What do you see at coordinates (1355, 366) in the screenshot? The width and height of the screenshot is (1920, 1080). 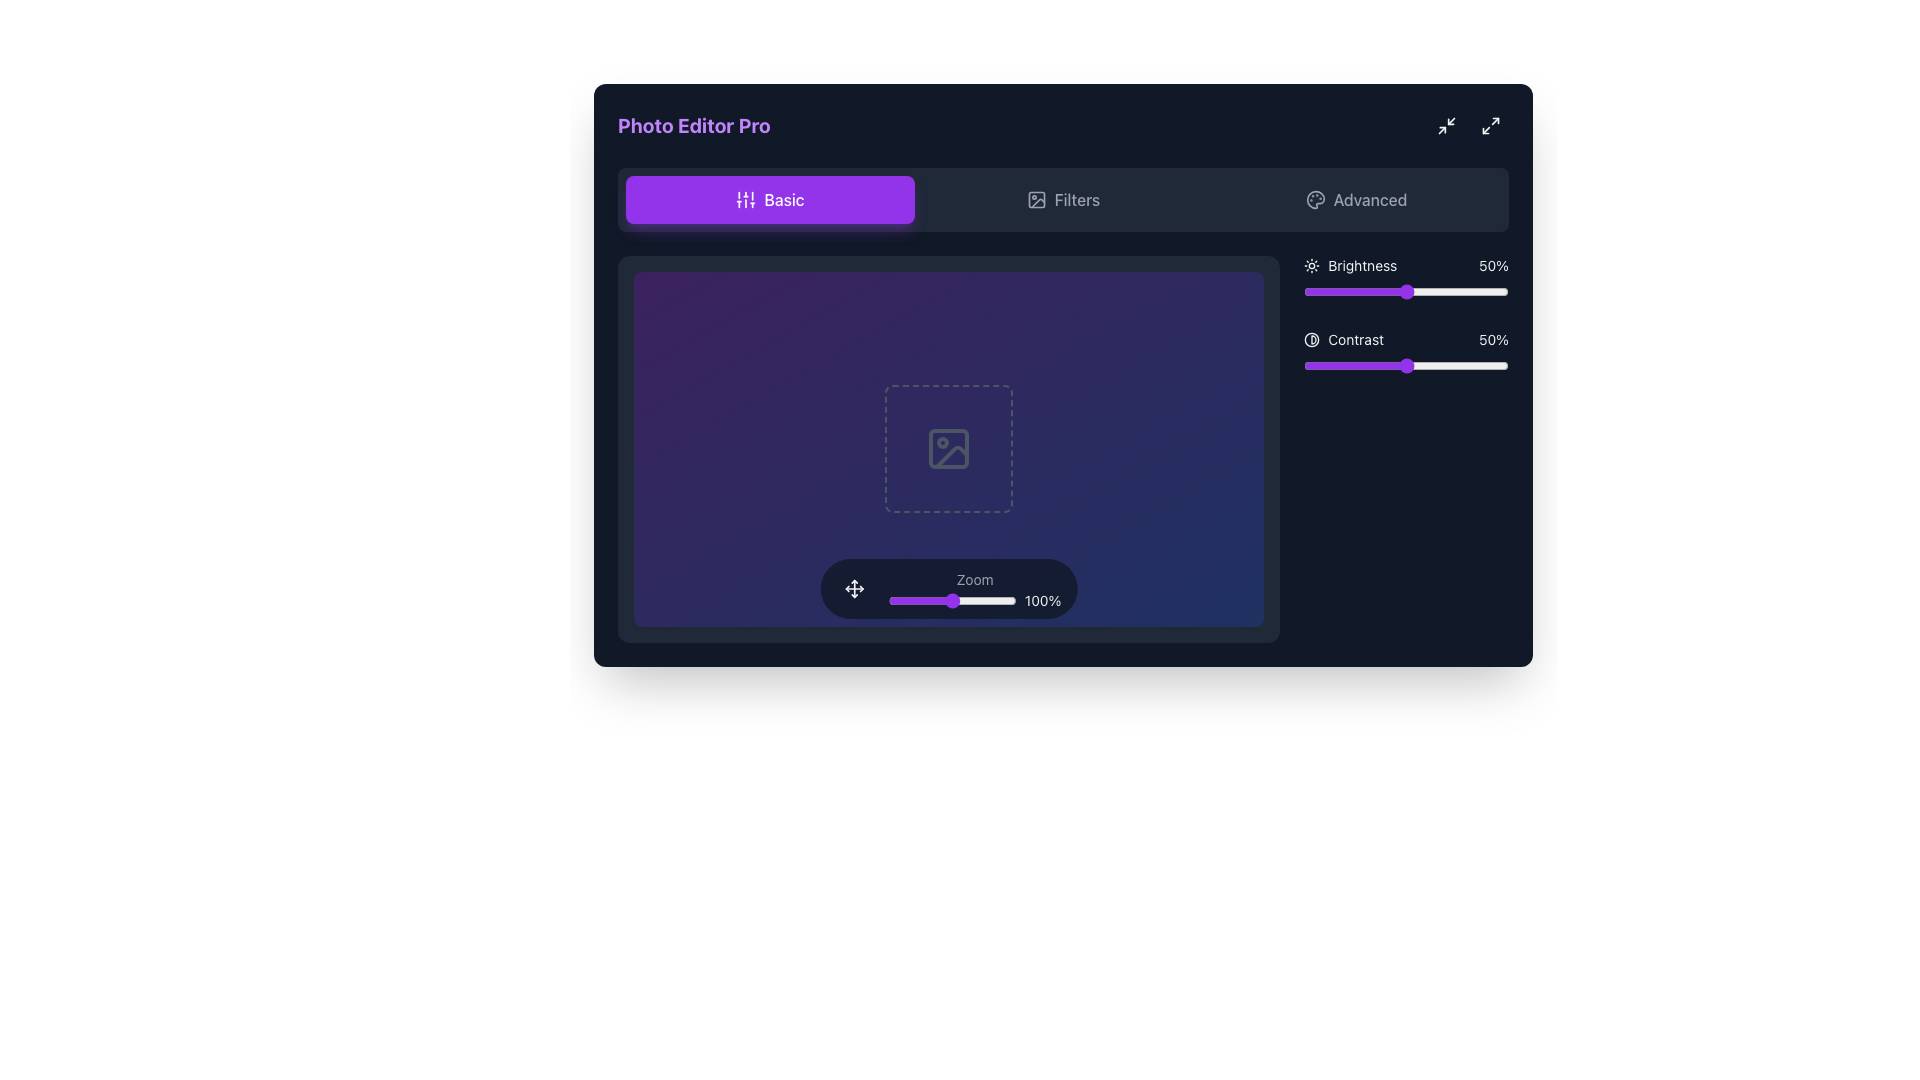 I see `the slider` at bounding box center [1355, 366].